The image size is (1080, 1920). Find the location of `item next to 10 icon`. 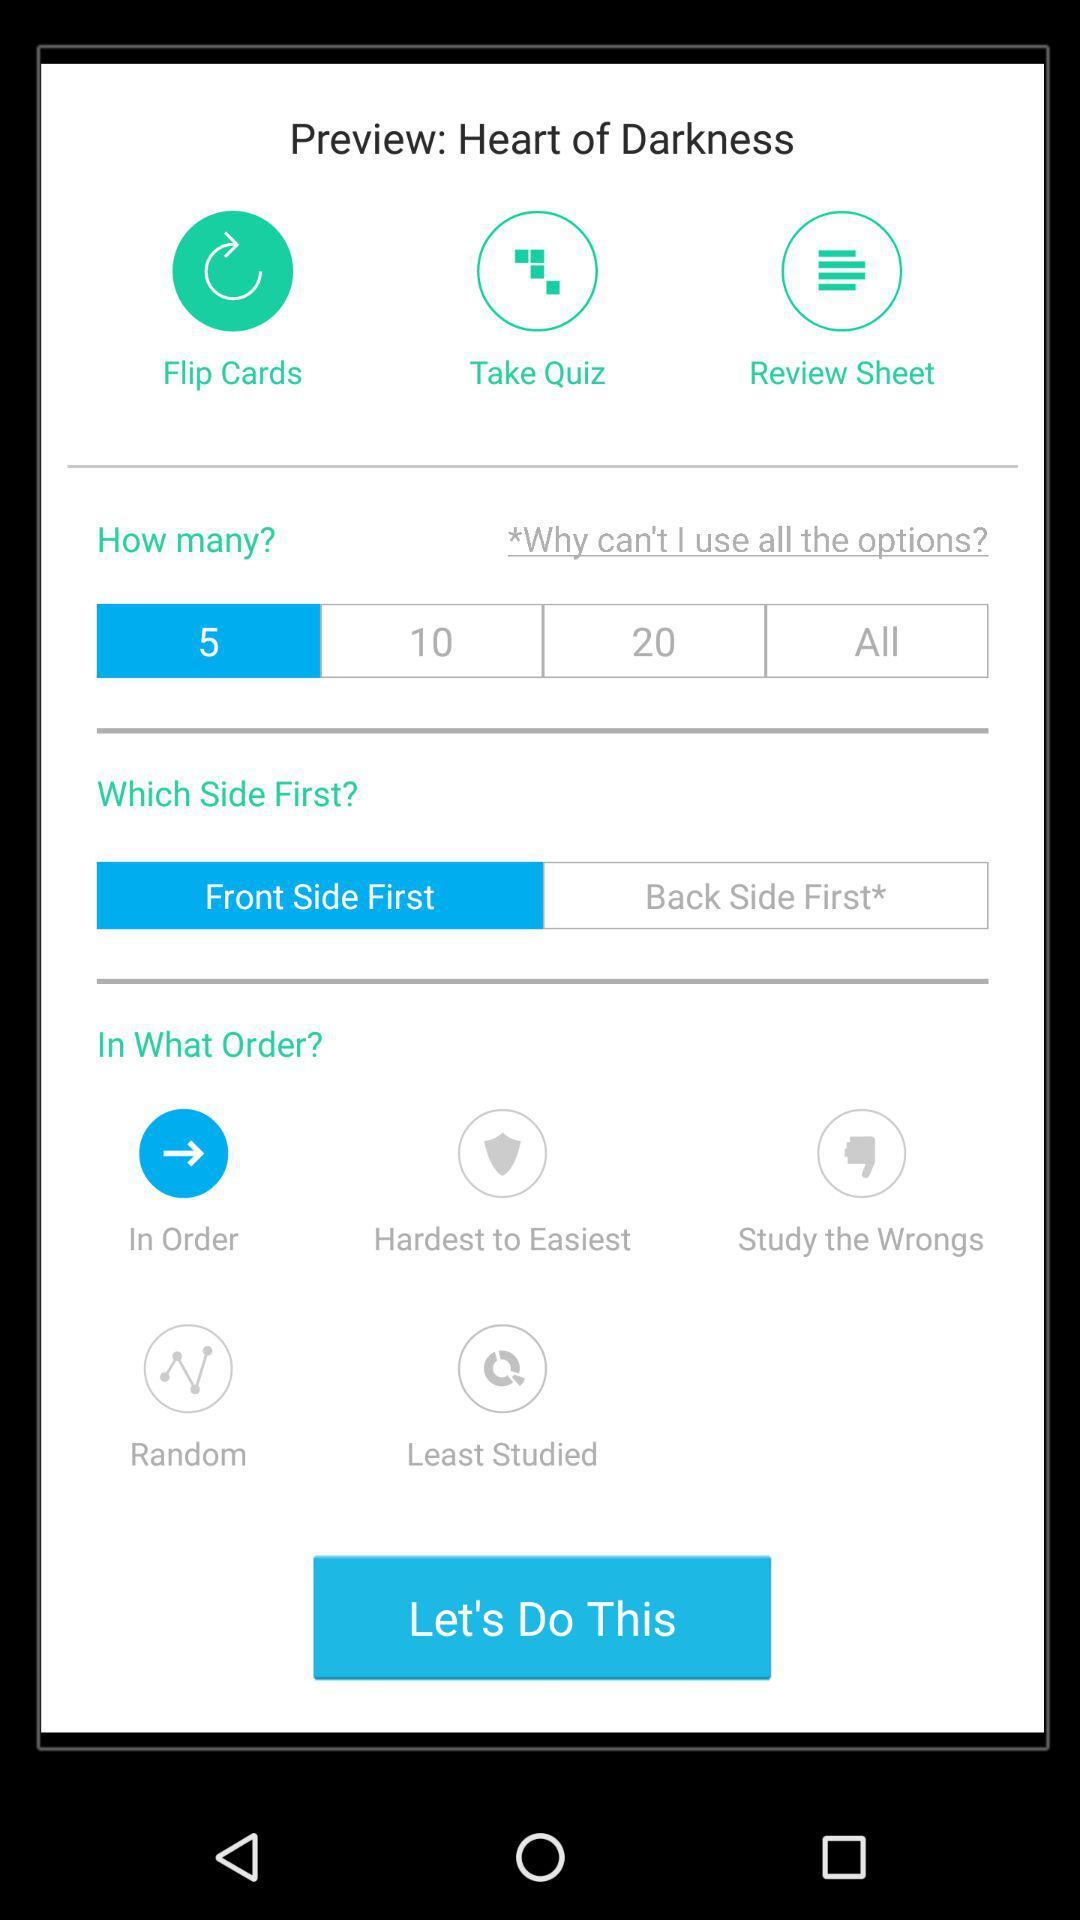

item next to 10 icon is located at coordinates (654, 640).